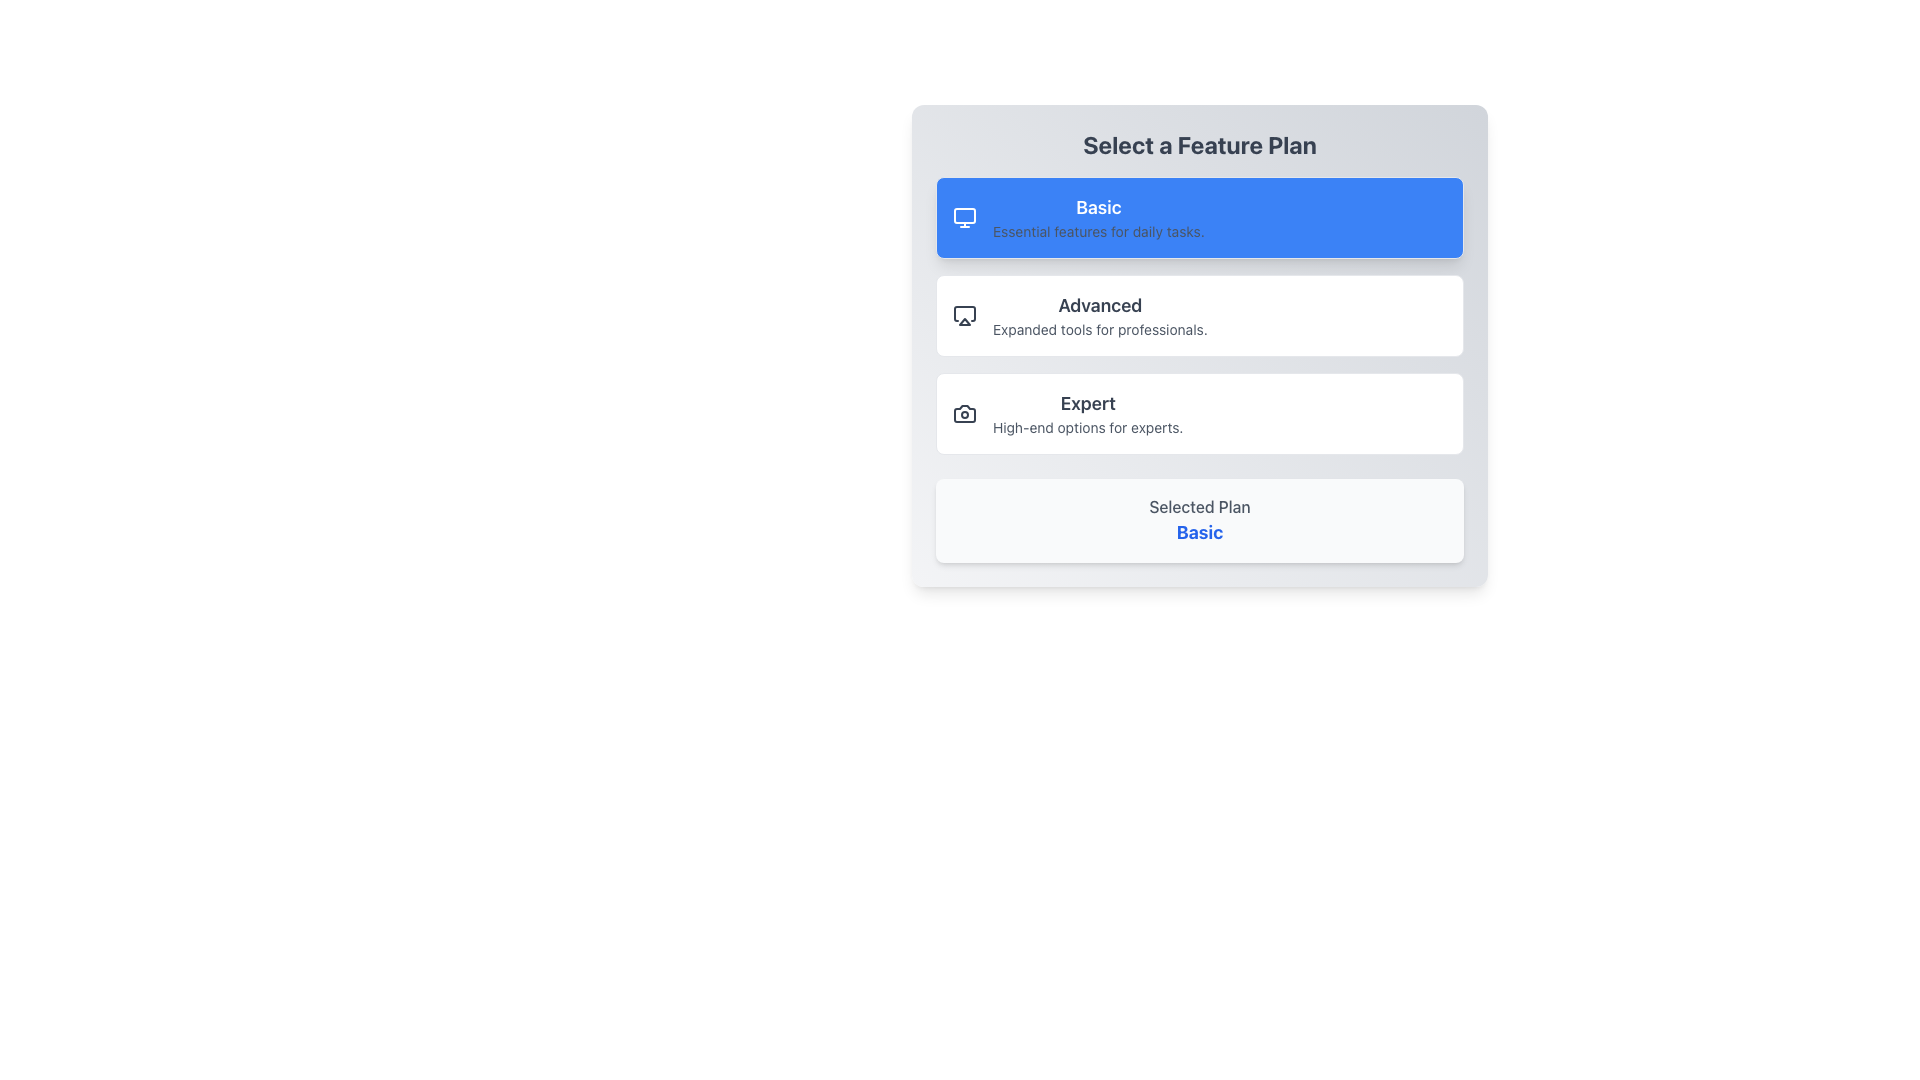  I want to click on the 'Advanced' plan selection button located in the middle of the 'Select a Feature Plan' section, between the 'Basic' and 'Expert' options, so click(1200, 315).